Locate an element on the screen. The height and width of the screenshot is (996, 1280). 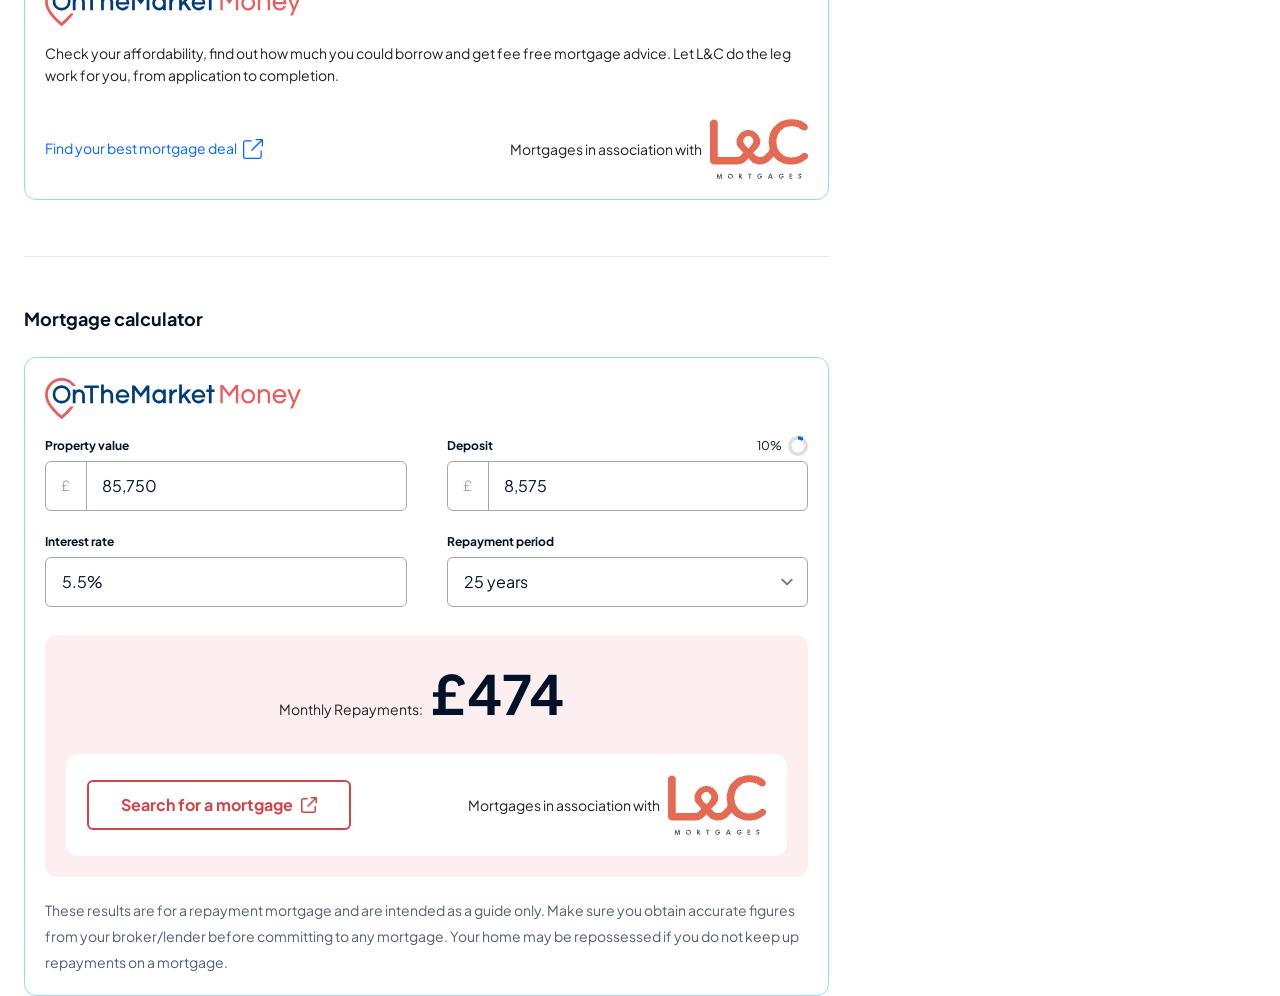
'Repayment period' is located at coordinates (499, 540).